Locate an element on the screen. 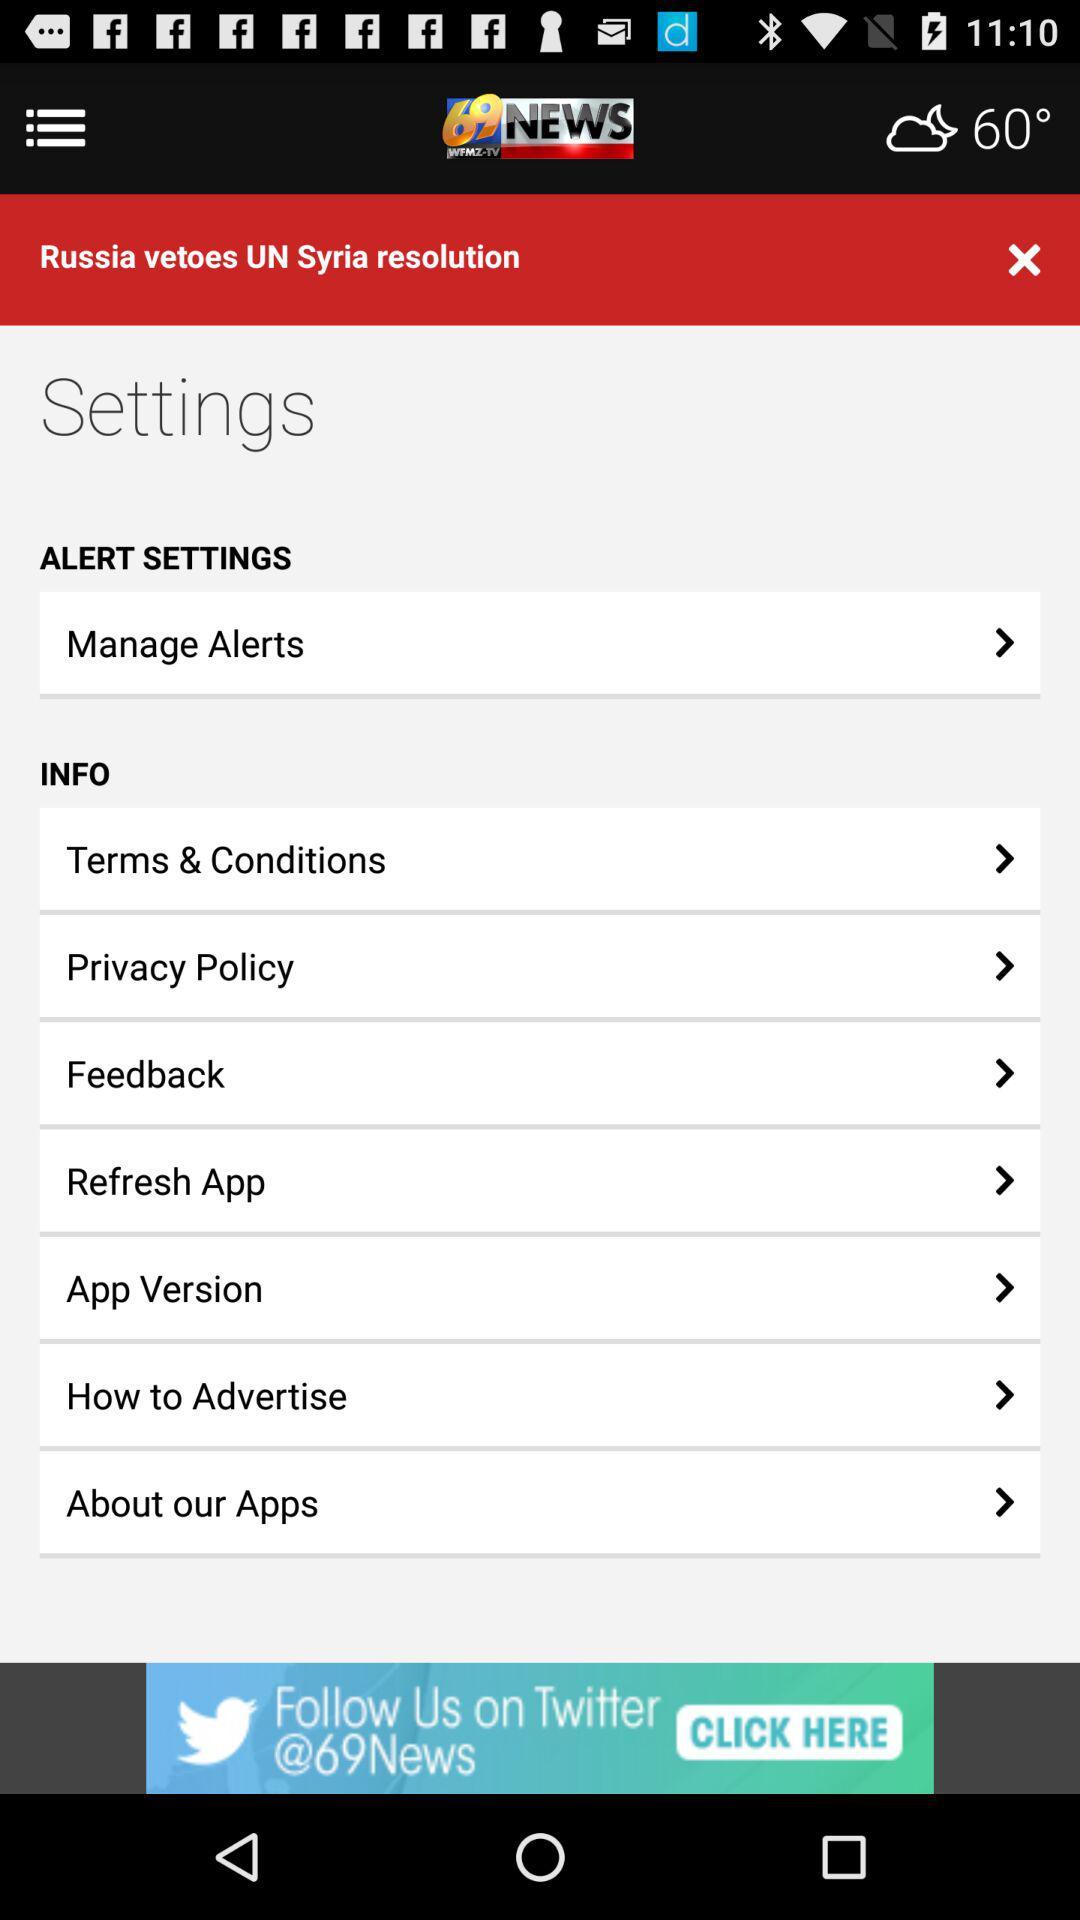 This screenshot has width=1080, height=1920. follow the site on twitter is located at coordinates (540, 1727).